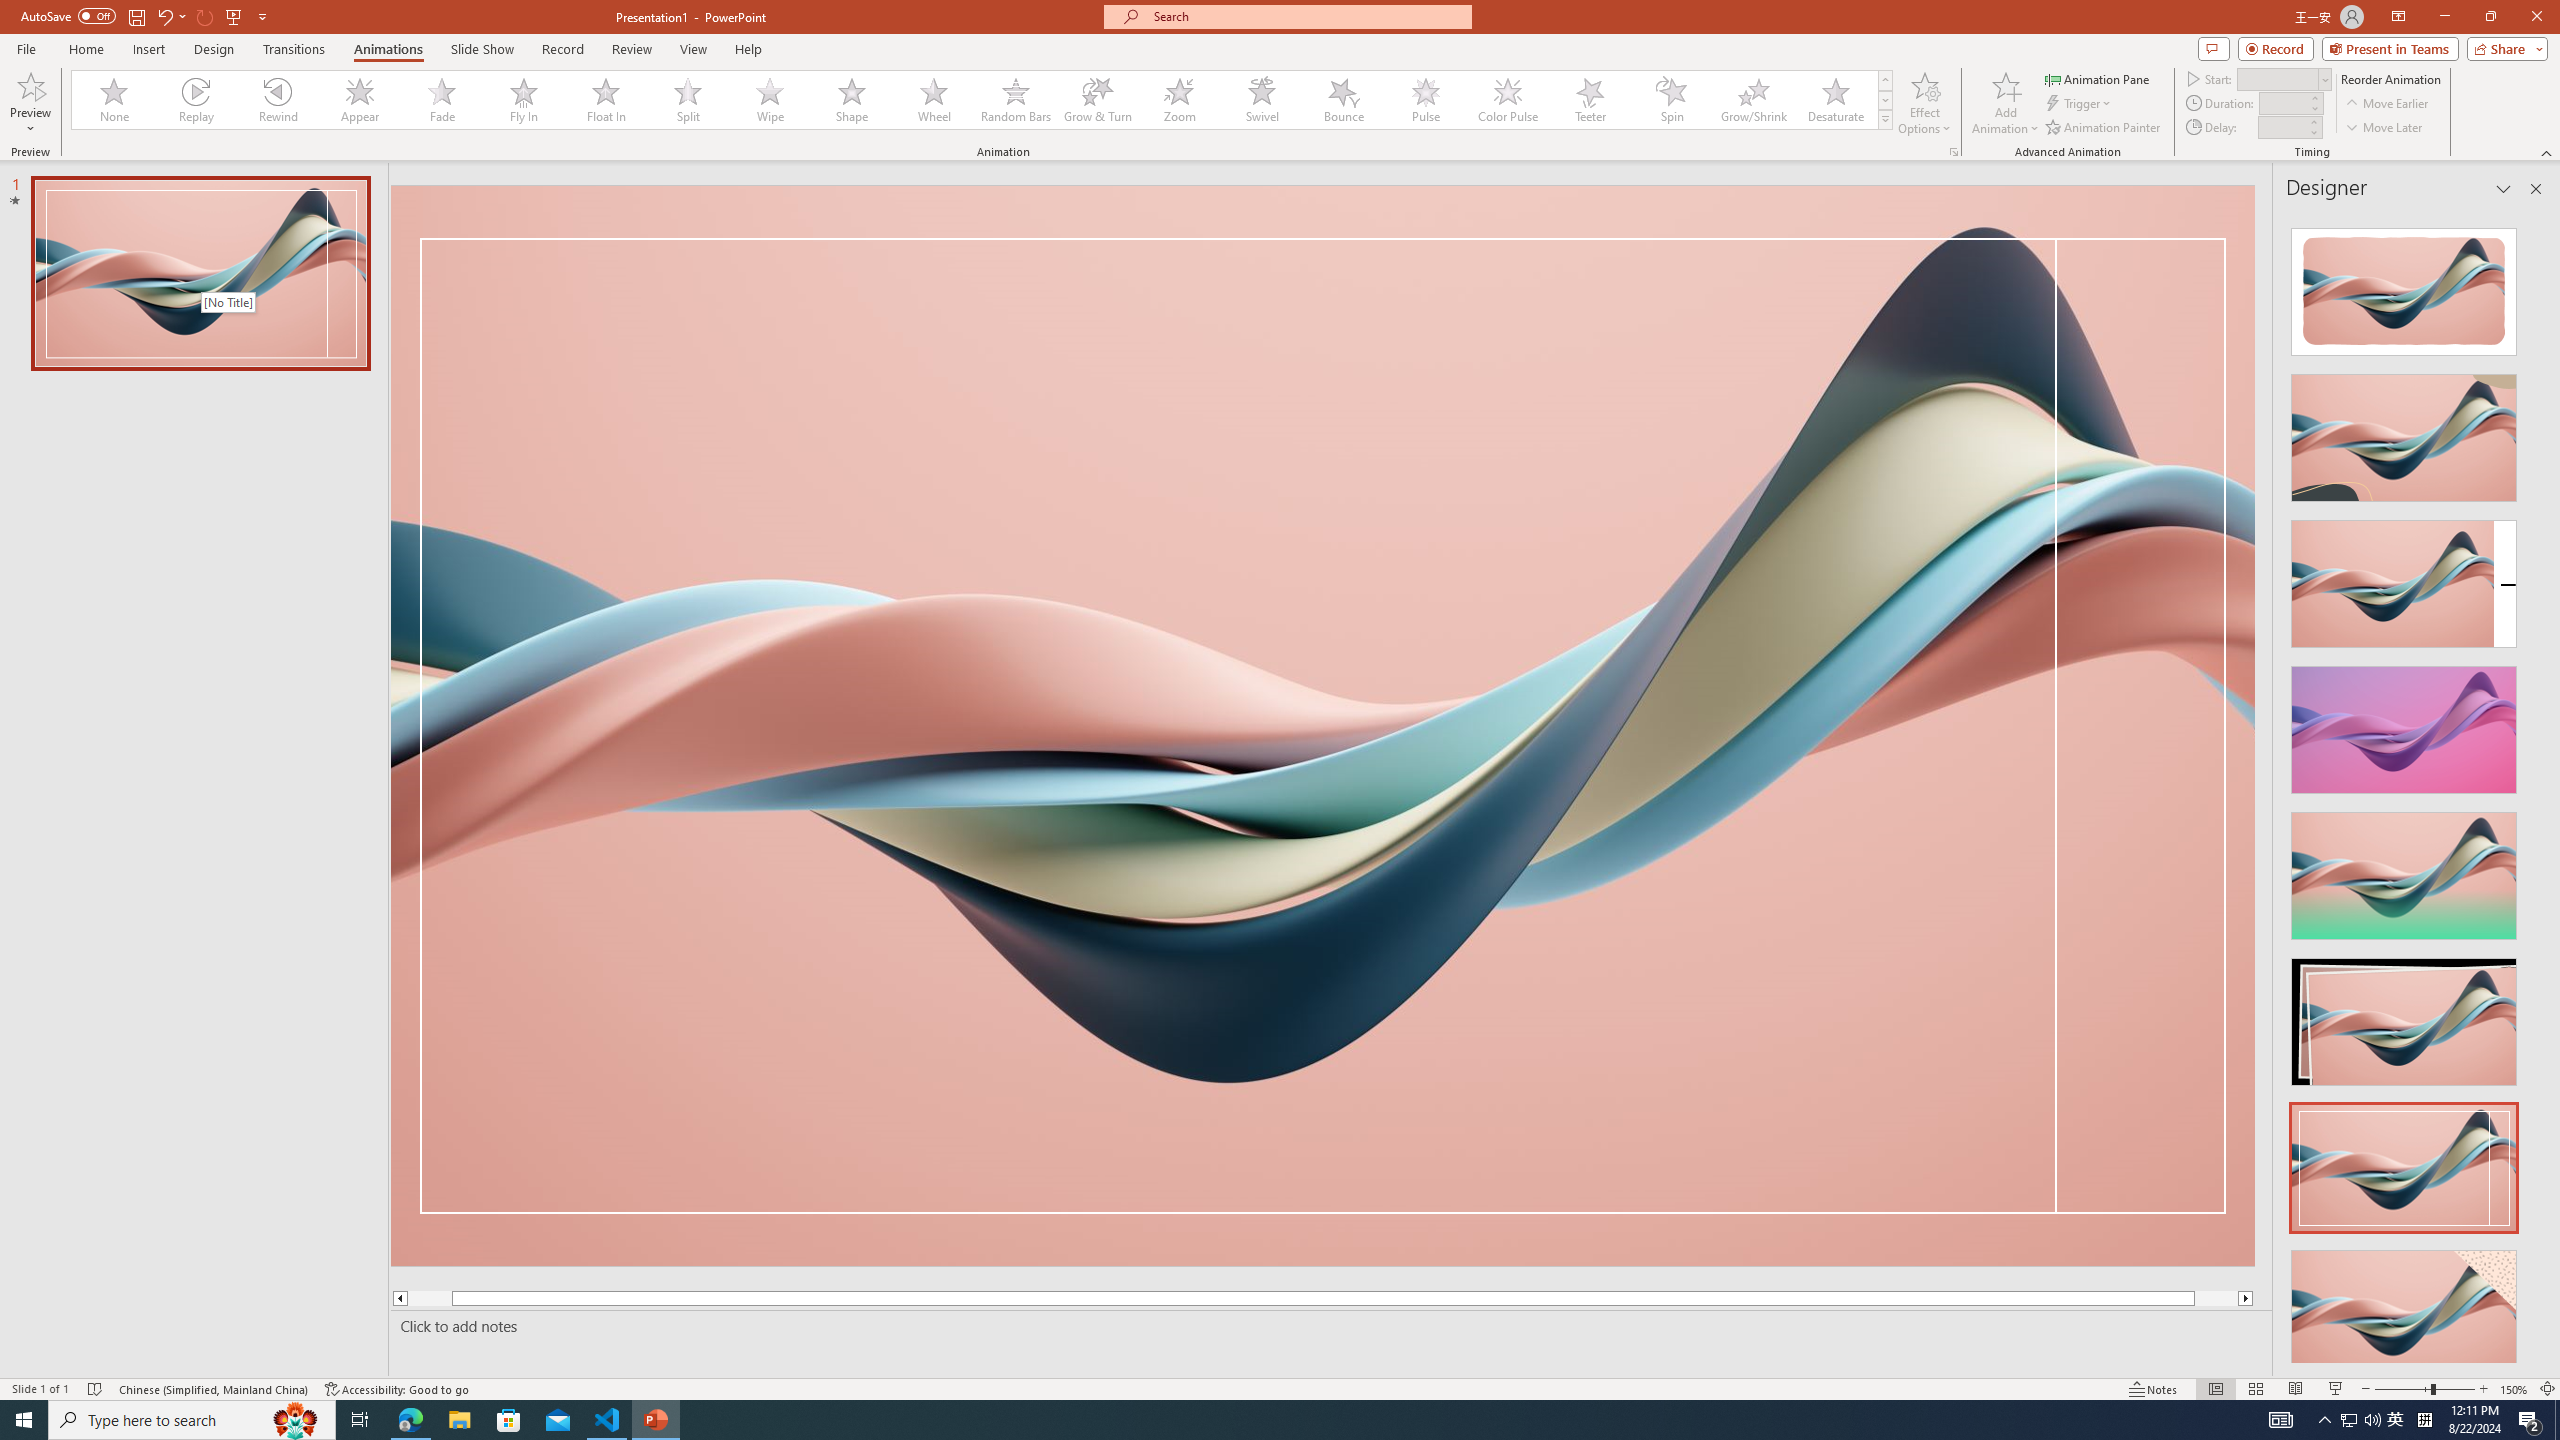  What do you see at coordinates (1015, 99) in the screenshot?
I see `'Random Bars'` at bounding box center [1015, 99].